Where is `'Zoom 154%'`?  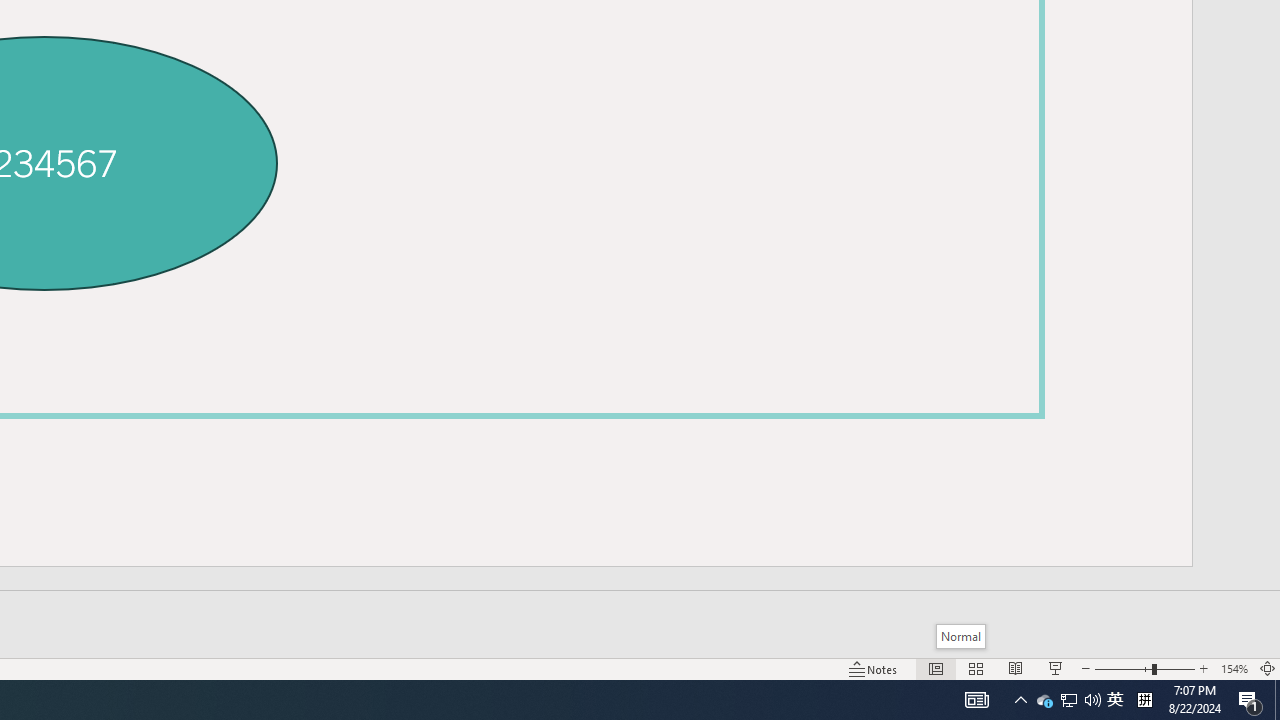 'Zoom 154%' is located at coordinates (1233, 669).